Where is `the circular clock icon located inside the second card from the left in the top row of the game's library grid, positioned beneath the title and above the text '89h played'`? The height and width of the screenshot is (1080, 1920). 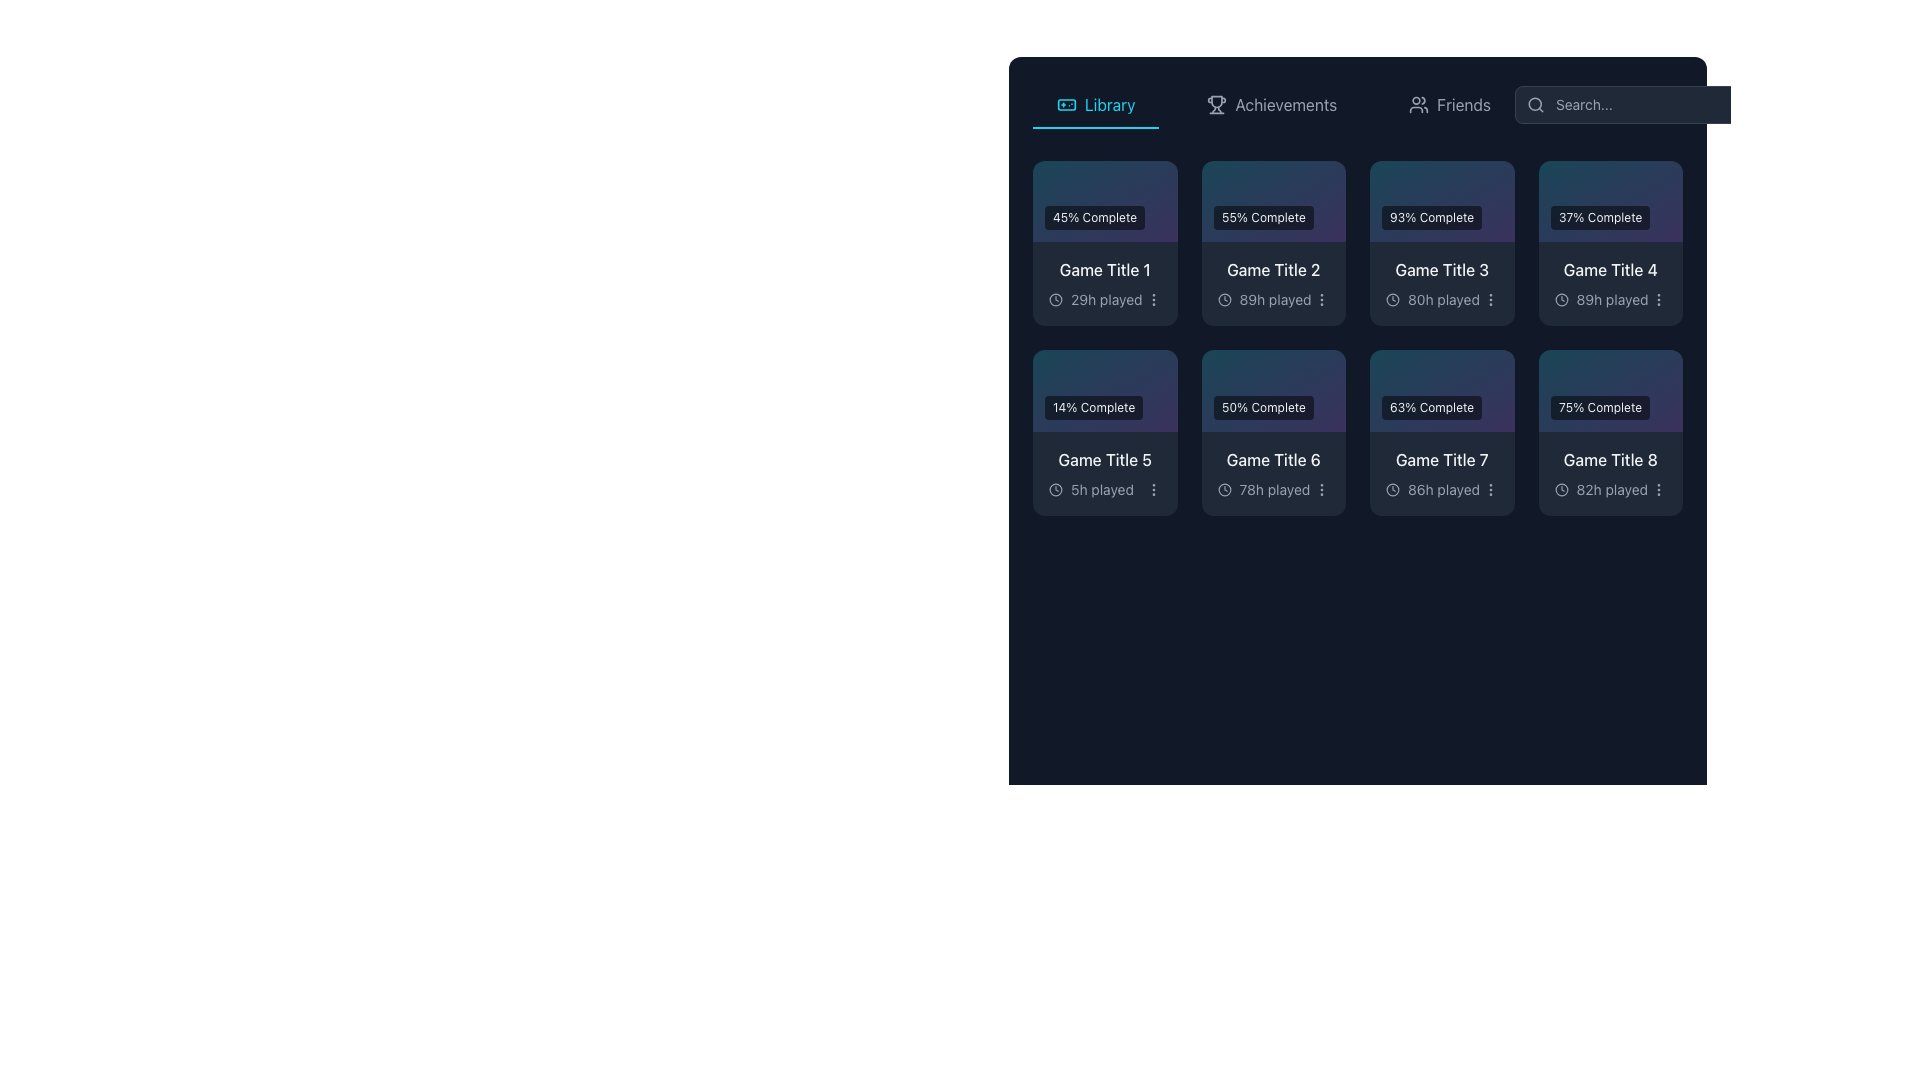 the circular clock icon located inside the second card from the left in the top row of the game's library grid, positioned beneath the title and above the text '89h played' is located at coordinates (1223, 300).